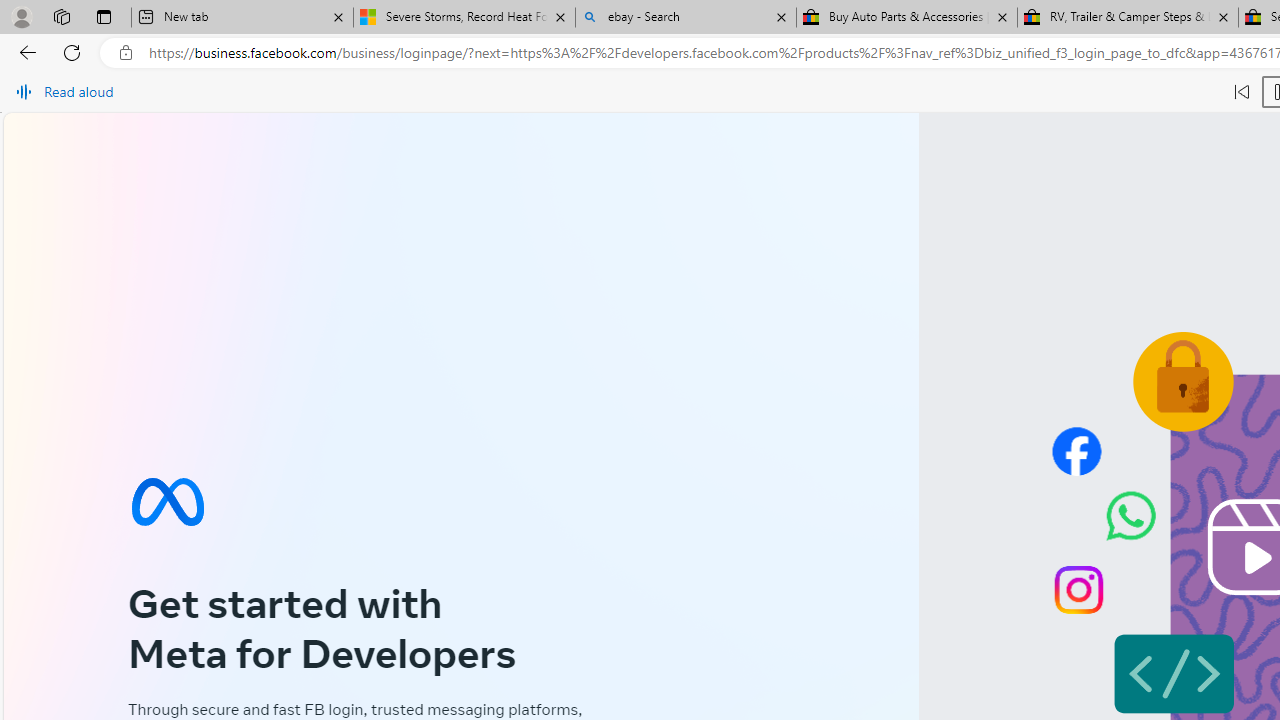  Describe the element at coordinates (1127, 17) in the screenshot. I see `'RV, Trailer & Camper Steps & Ladders for sale | eBay'` at that location.